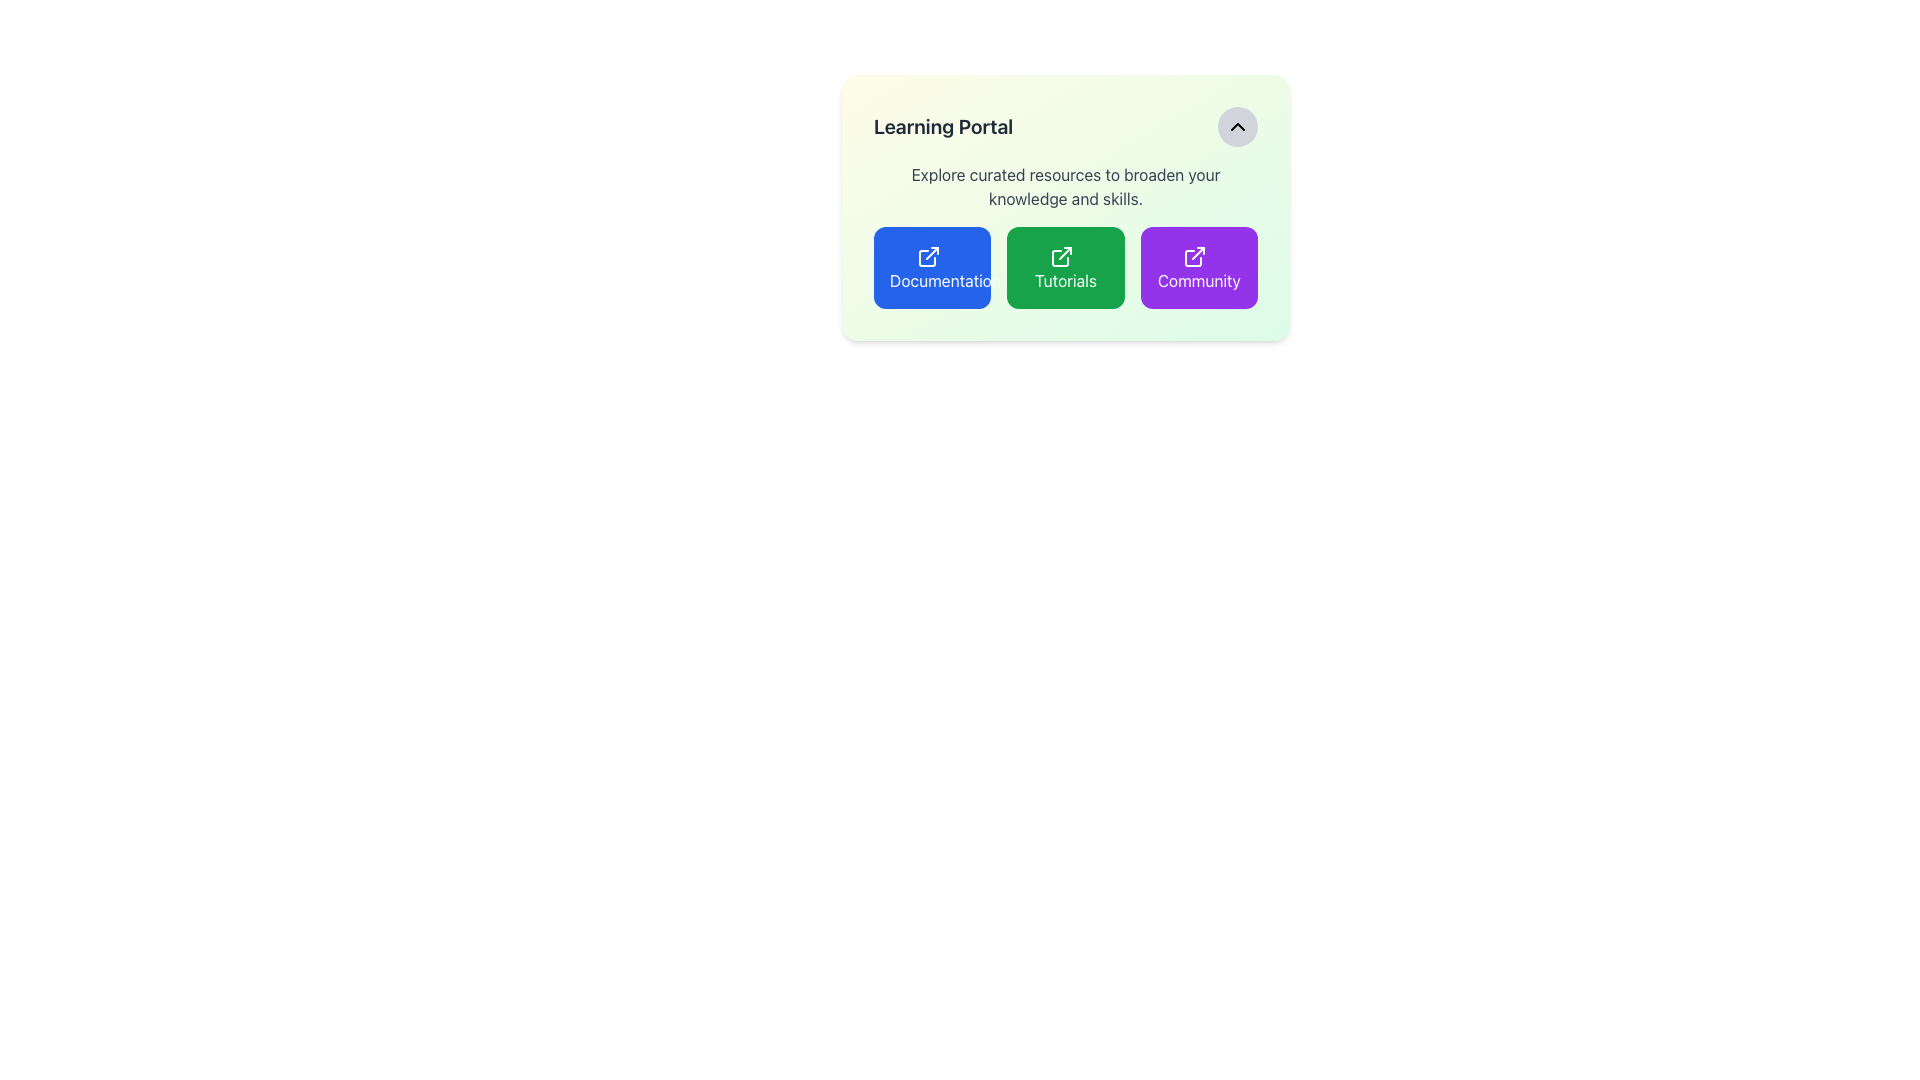 The height and width of the screenshot is (1080, 1920). I want to click on the downward chevron SVG icon located within the gray circular button at the top right corner of the 'Learning Portal' card, so click(1237, 127).